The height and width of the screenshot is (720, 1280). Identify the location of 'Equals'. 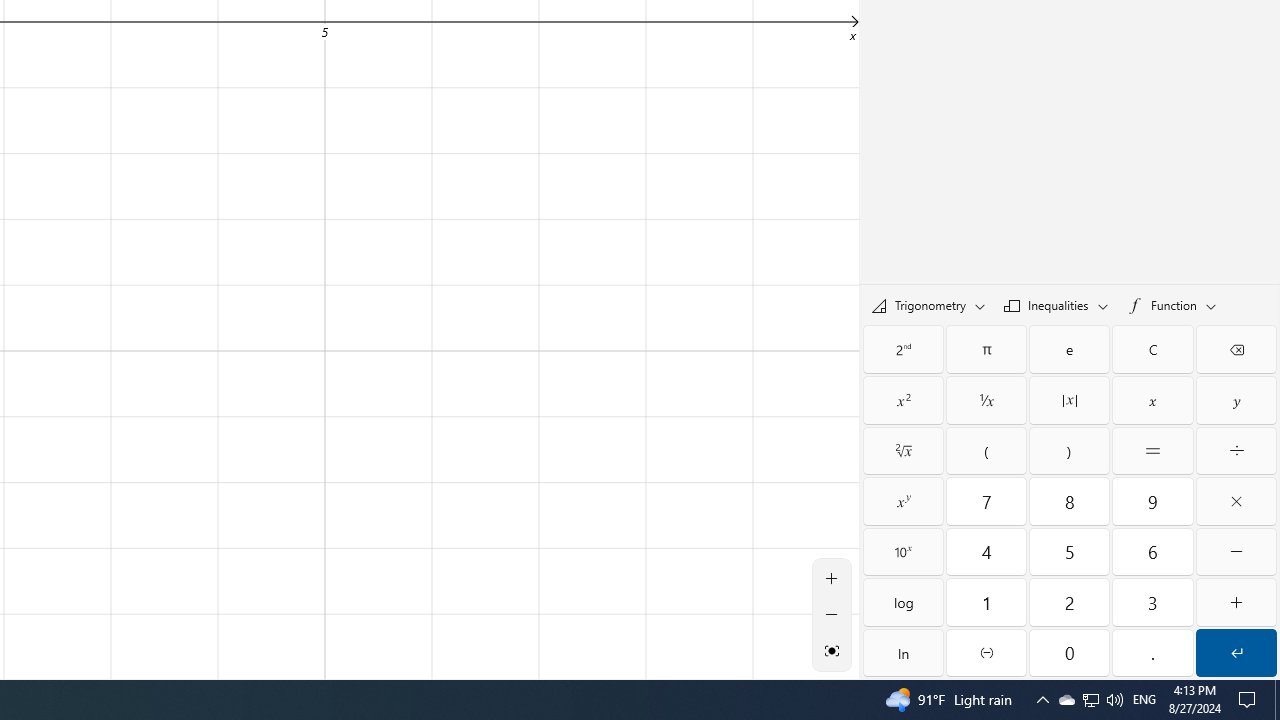
(1153, 451).